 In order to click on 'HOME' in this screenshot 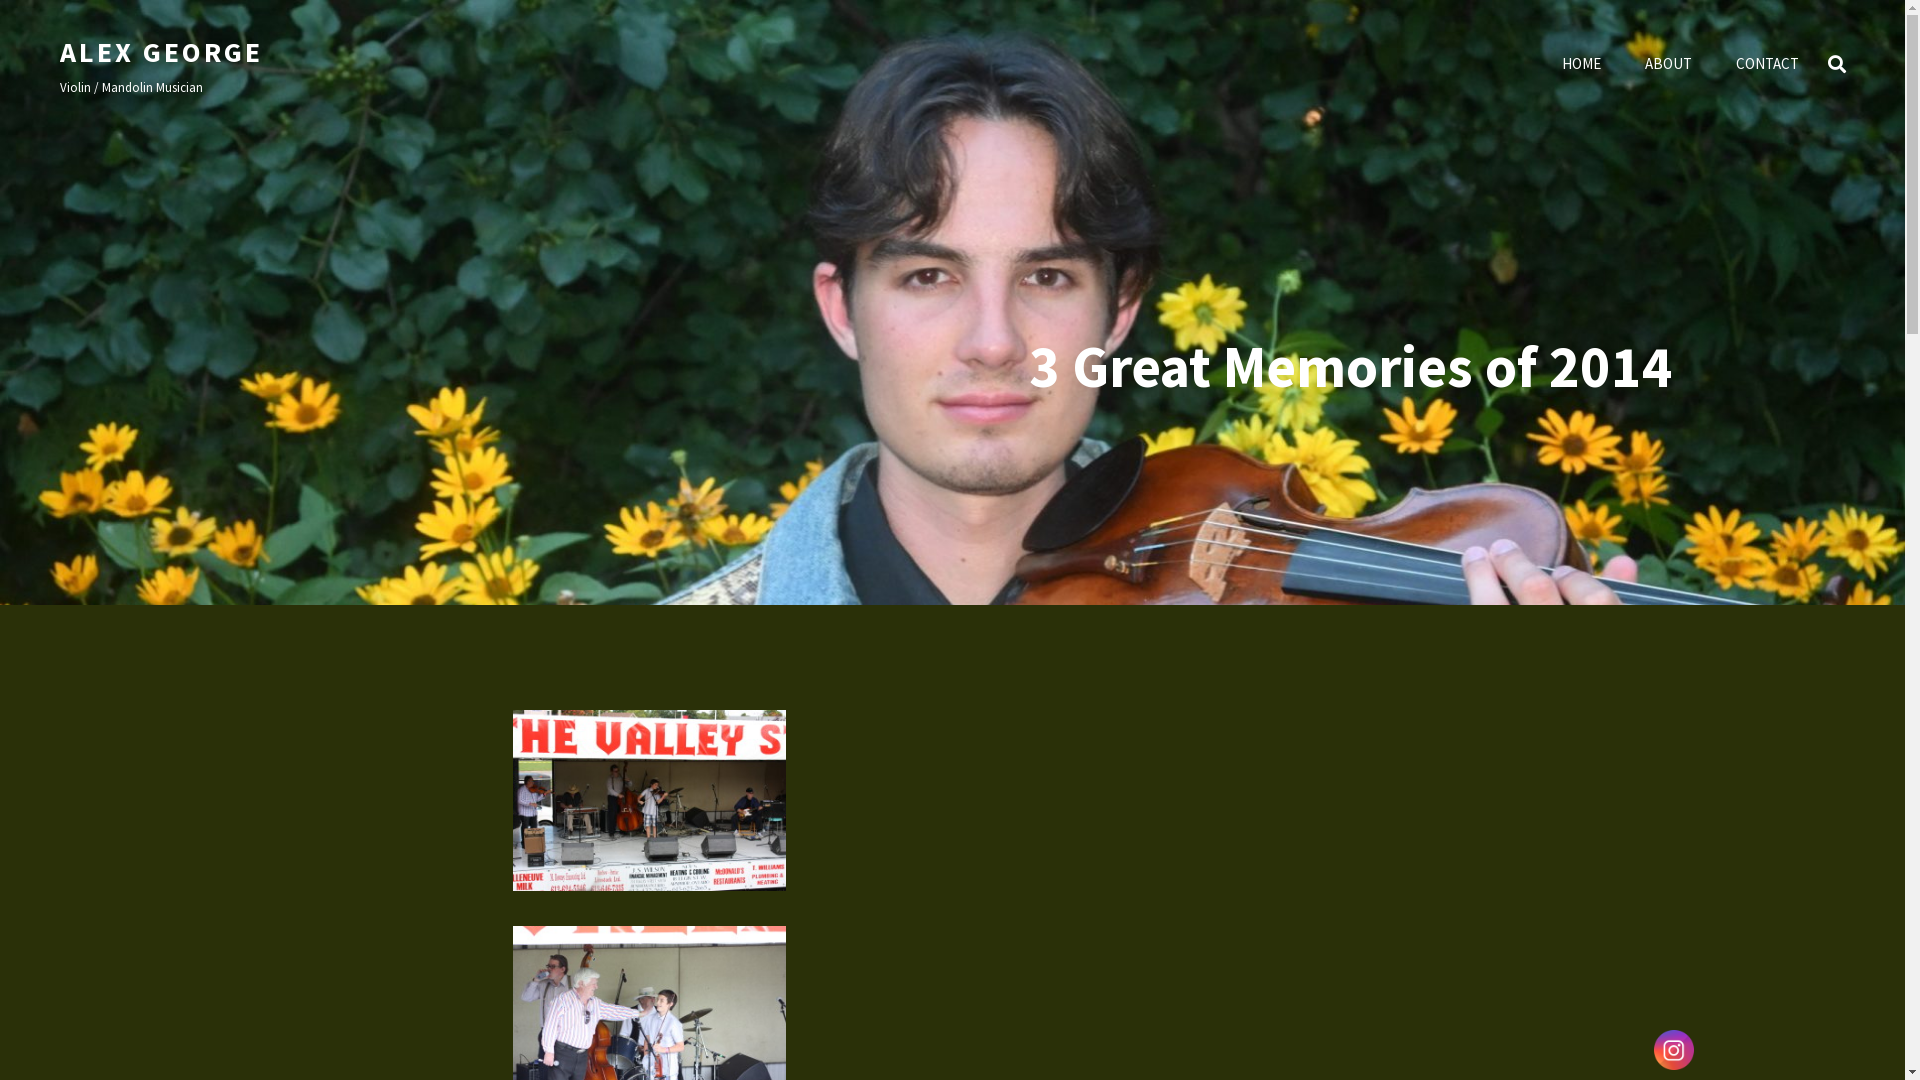, I will do `click(1580, 63)`.